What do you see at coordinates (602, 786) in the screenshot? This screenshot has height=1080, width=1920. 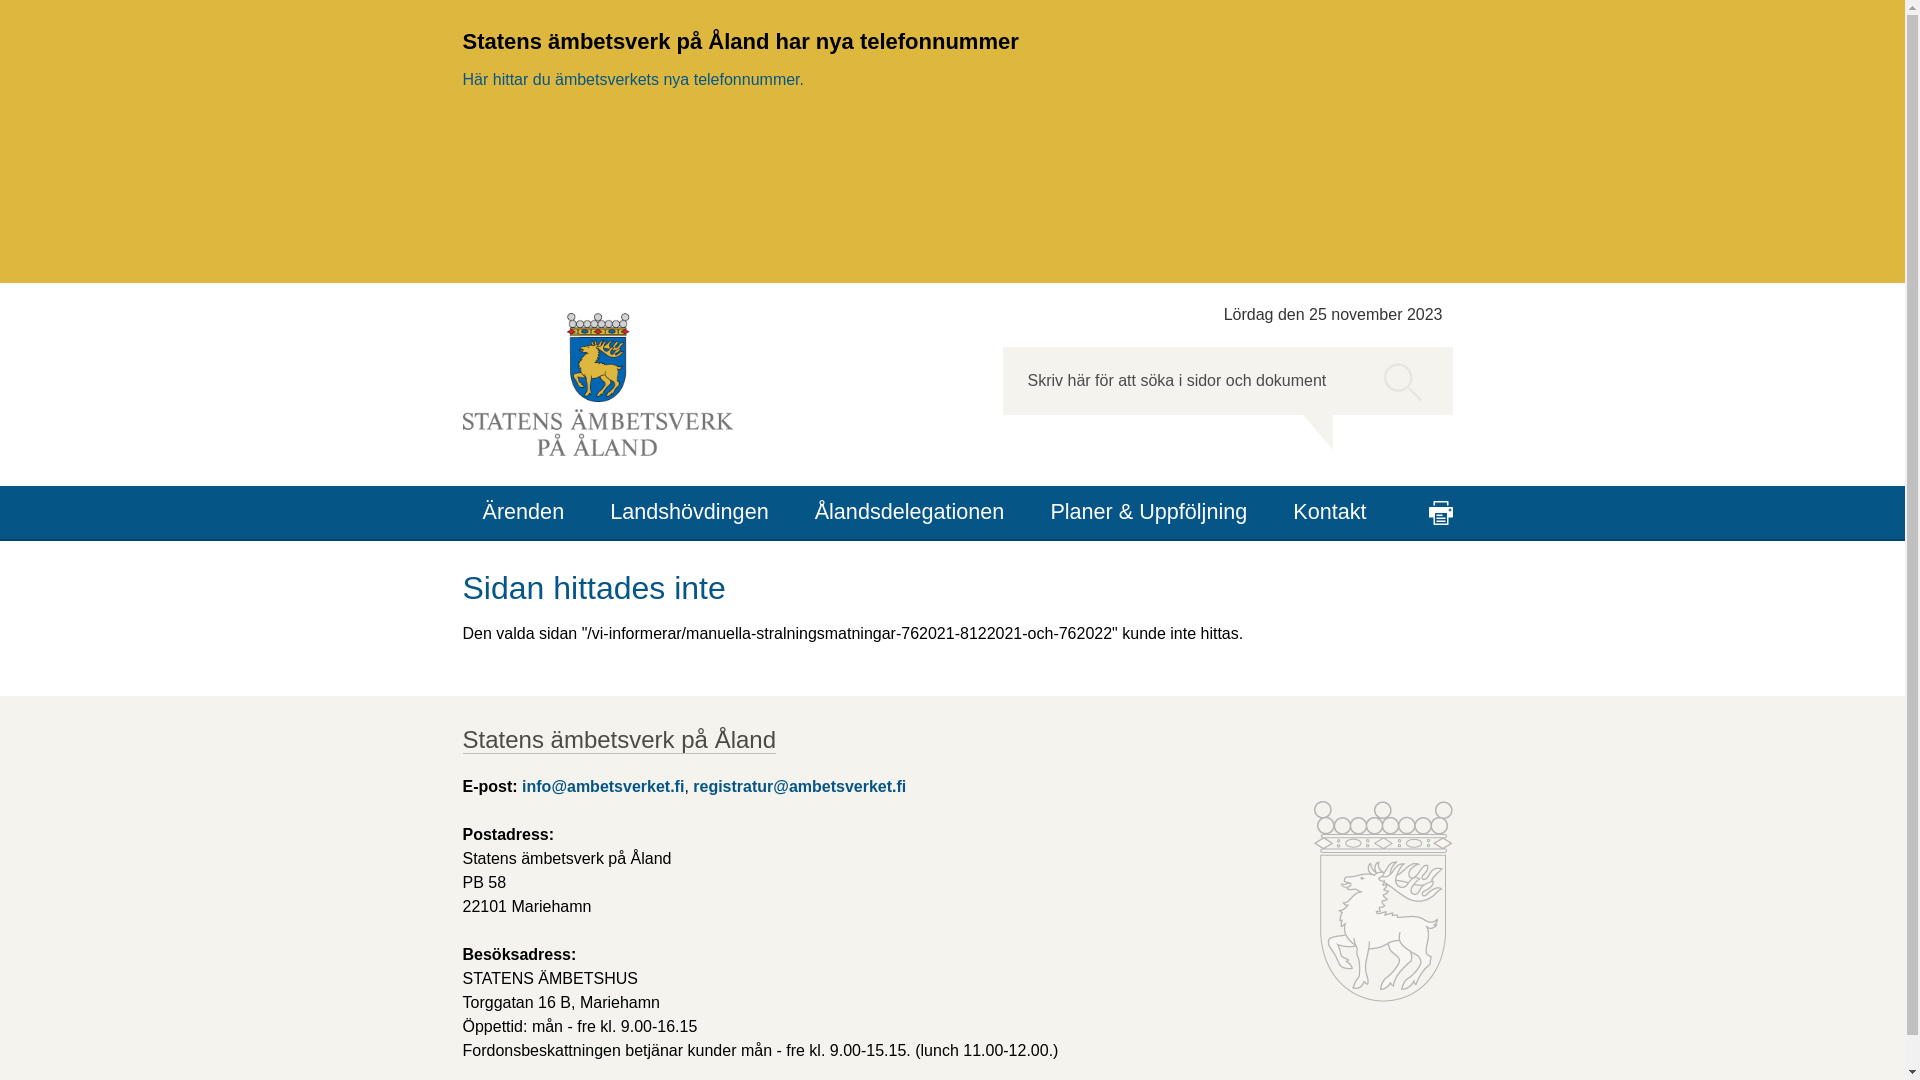 I see `'info@ambetsverket.fi'` at bounding box center [602, 786].